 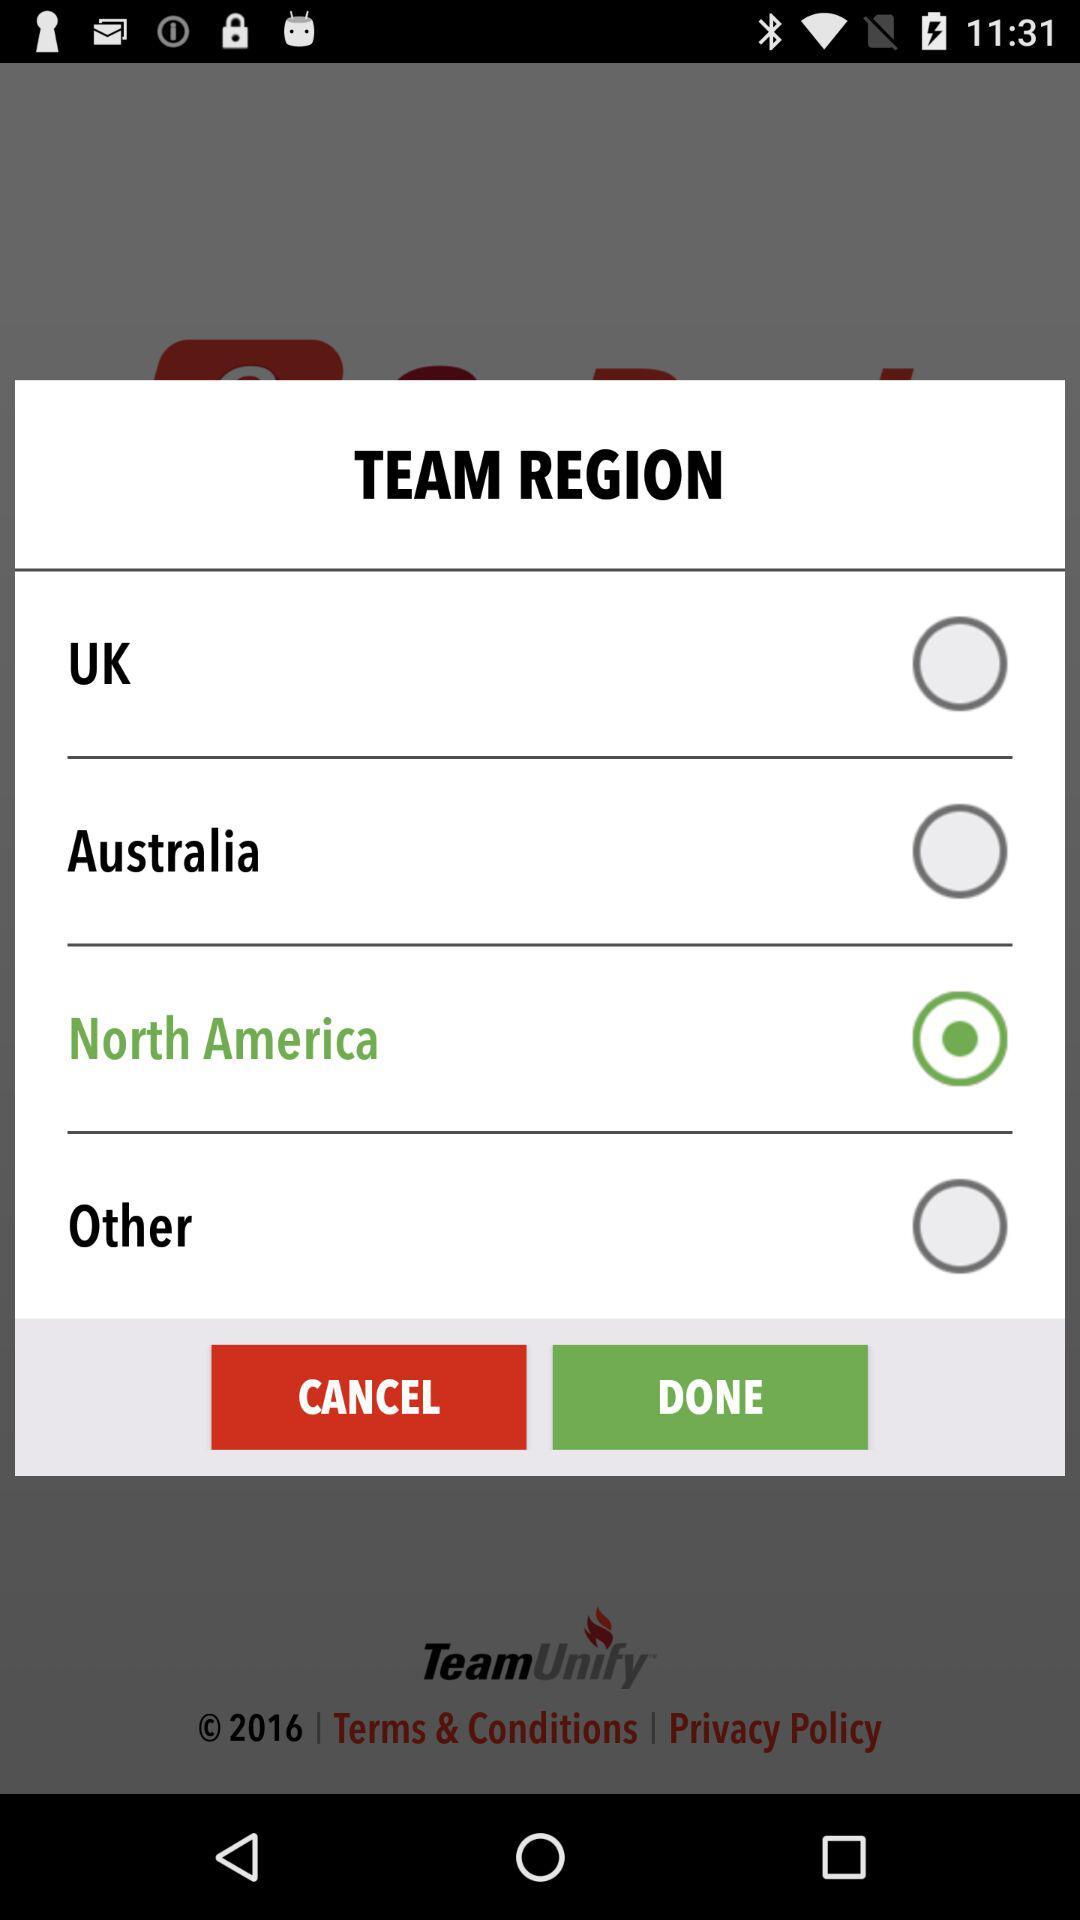 I want to click on north america, so click(x=959, y=1038).